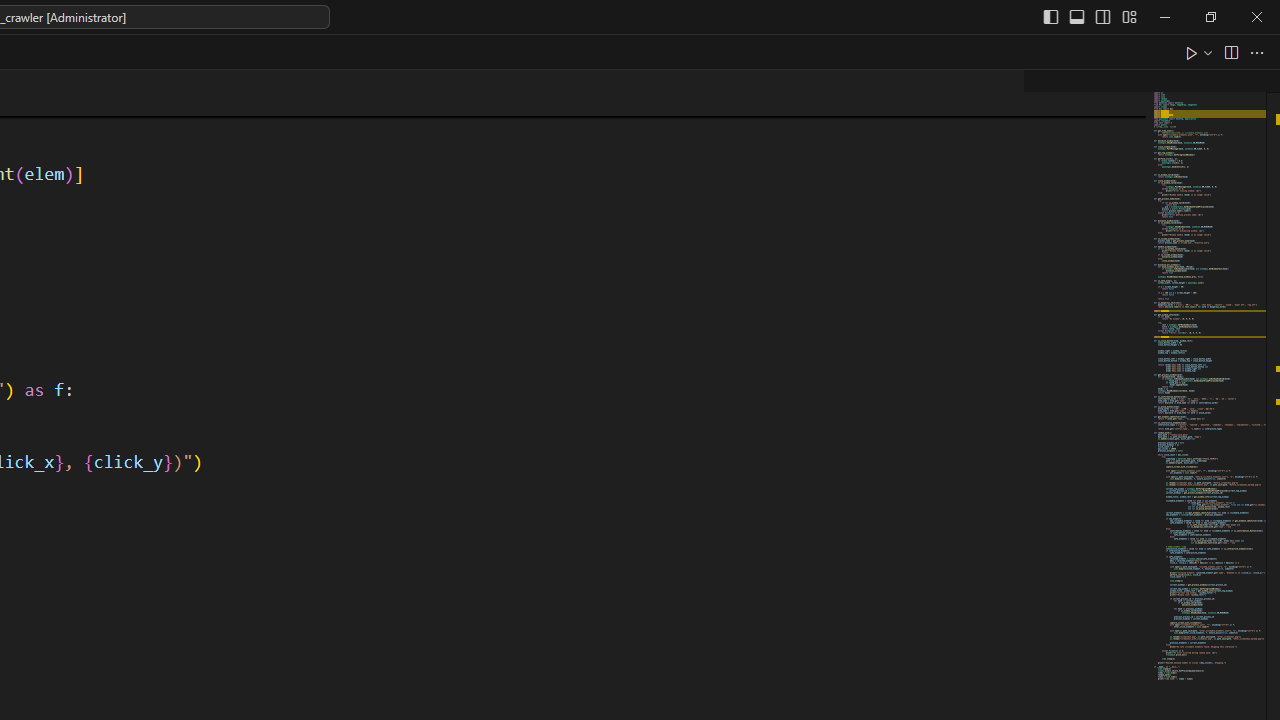 This screenshot has height=720, width=1280. Describe the element at coordinates (1049, 16) in the screenshot. I see `'Toggle Primary Side Bar (Ctrl+B)'` at that location.